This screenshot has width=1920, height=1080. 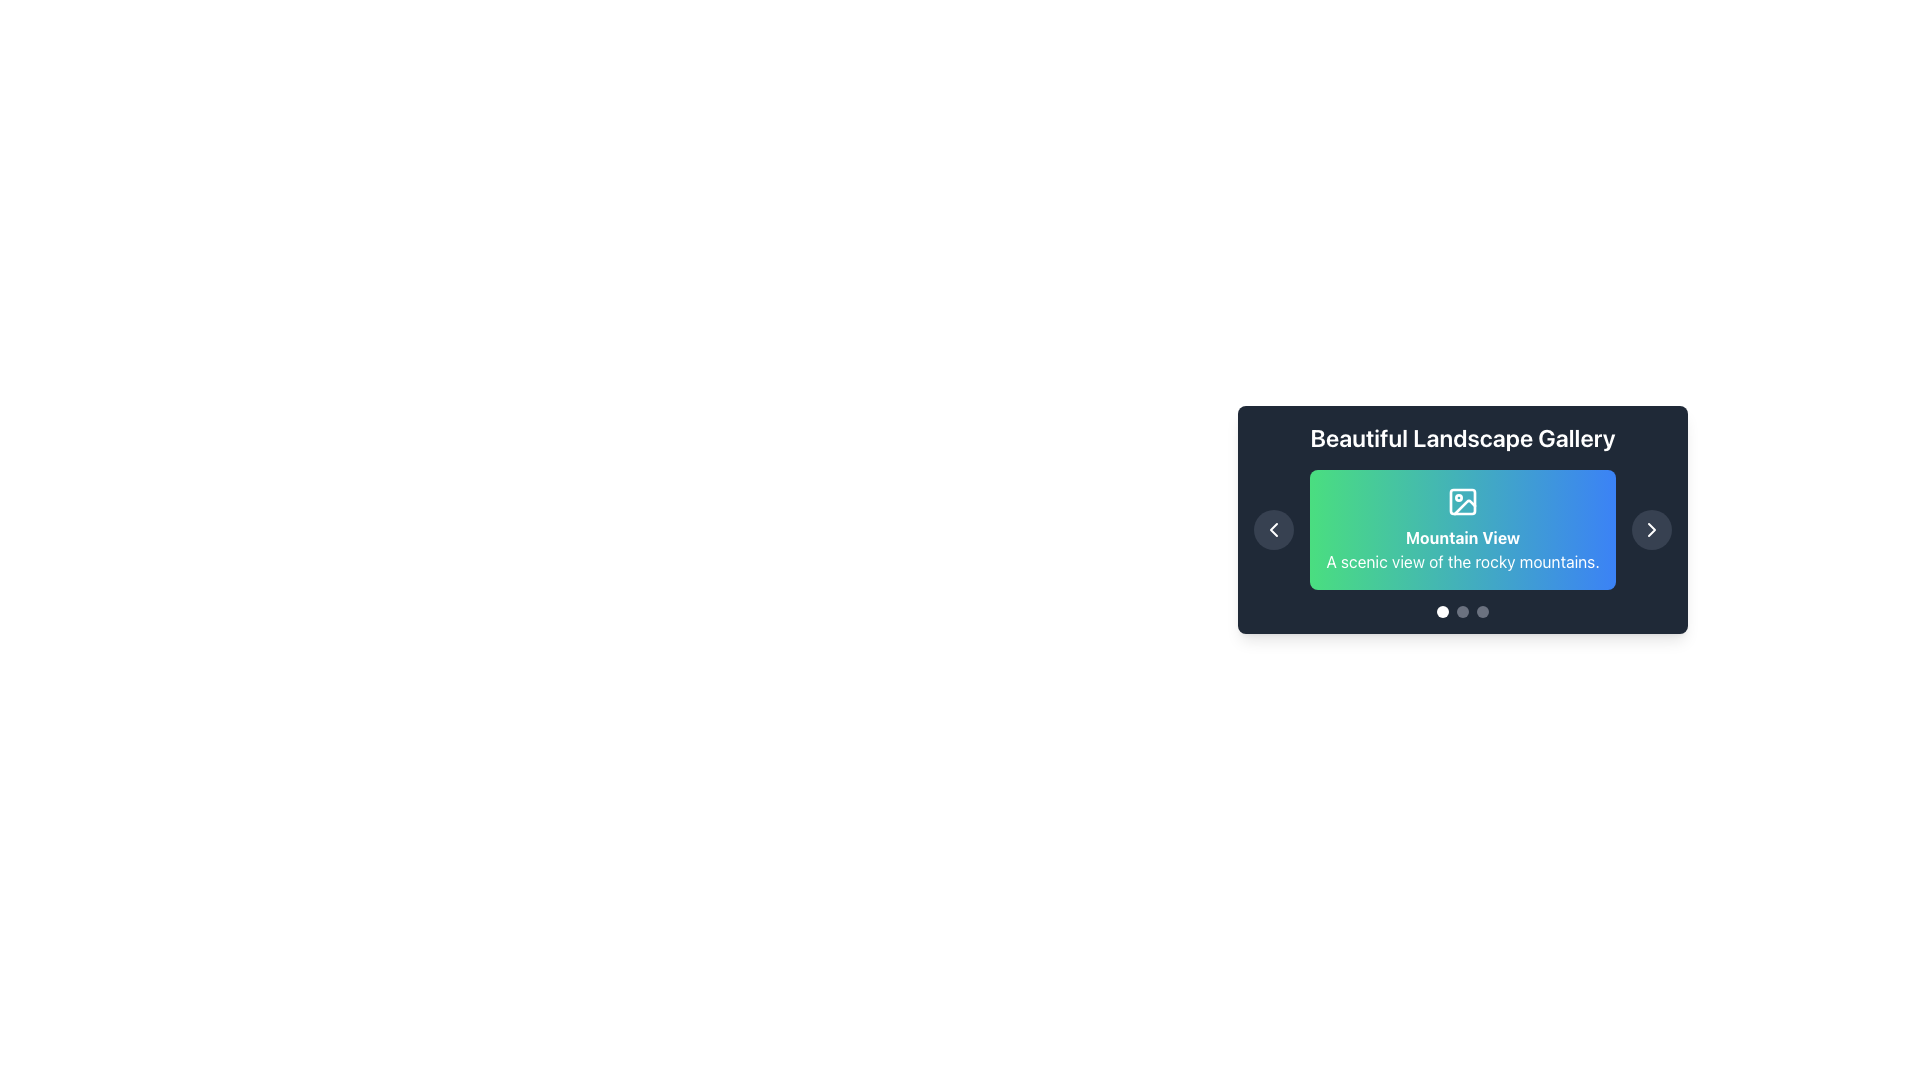 What do you see at coordinates (1651, 528) in the screenshot?
I see `the next-navigation icon located on the right side of the 'Beautiful Landscape Gallery' interface, which is within a circular button-like element` at bounding box center [1651, 528].